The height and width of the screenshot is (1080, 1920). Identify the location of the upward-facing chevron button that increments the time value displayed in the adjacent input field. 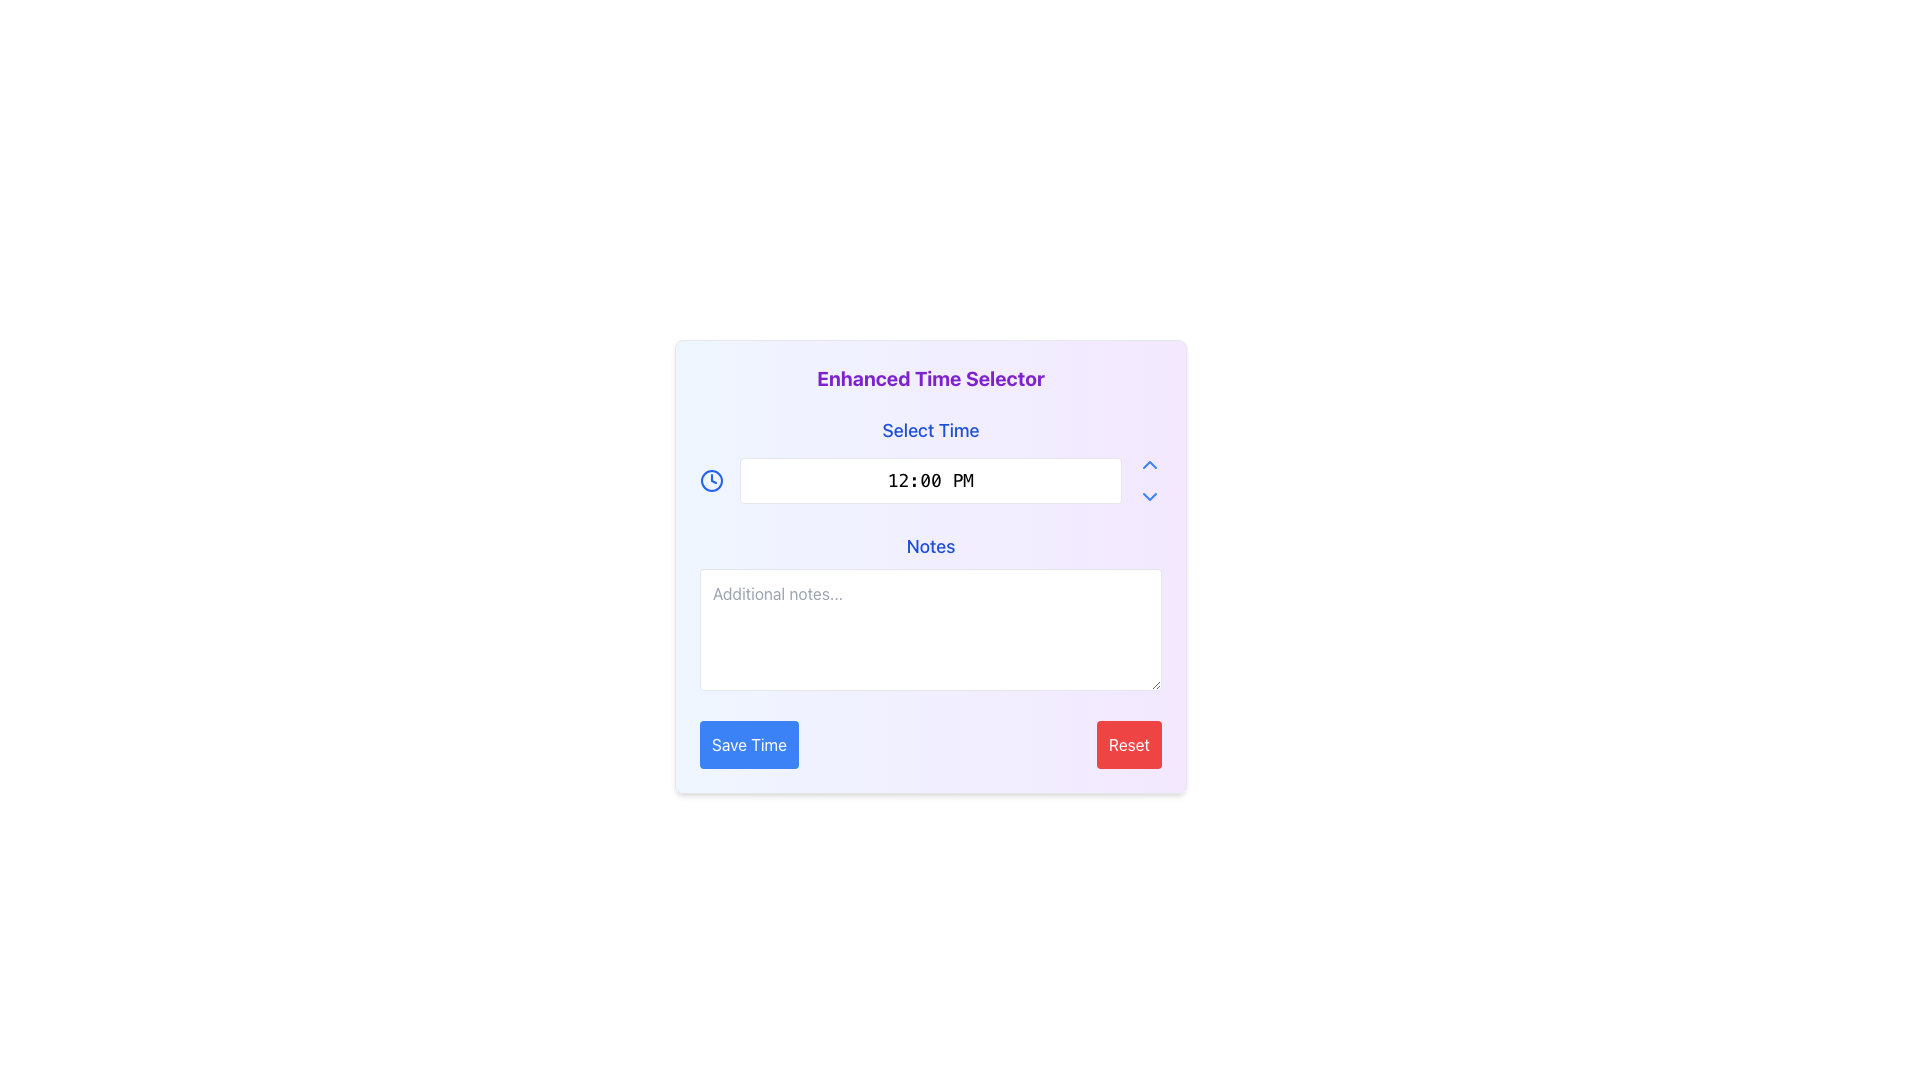
(1150, 465).